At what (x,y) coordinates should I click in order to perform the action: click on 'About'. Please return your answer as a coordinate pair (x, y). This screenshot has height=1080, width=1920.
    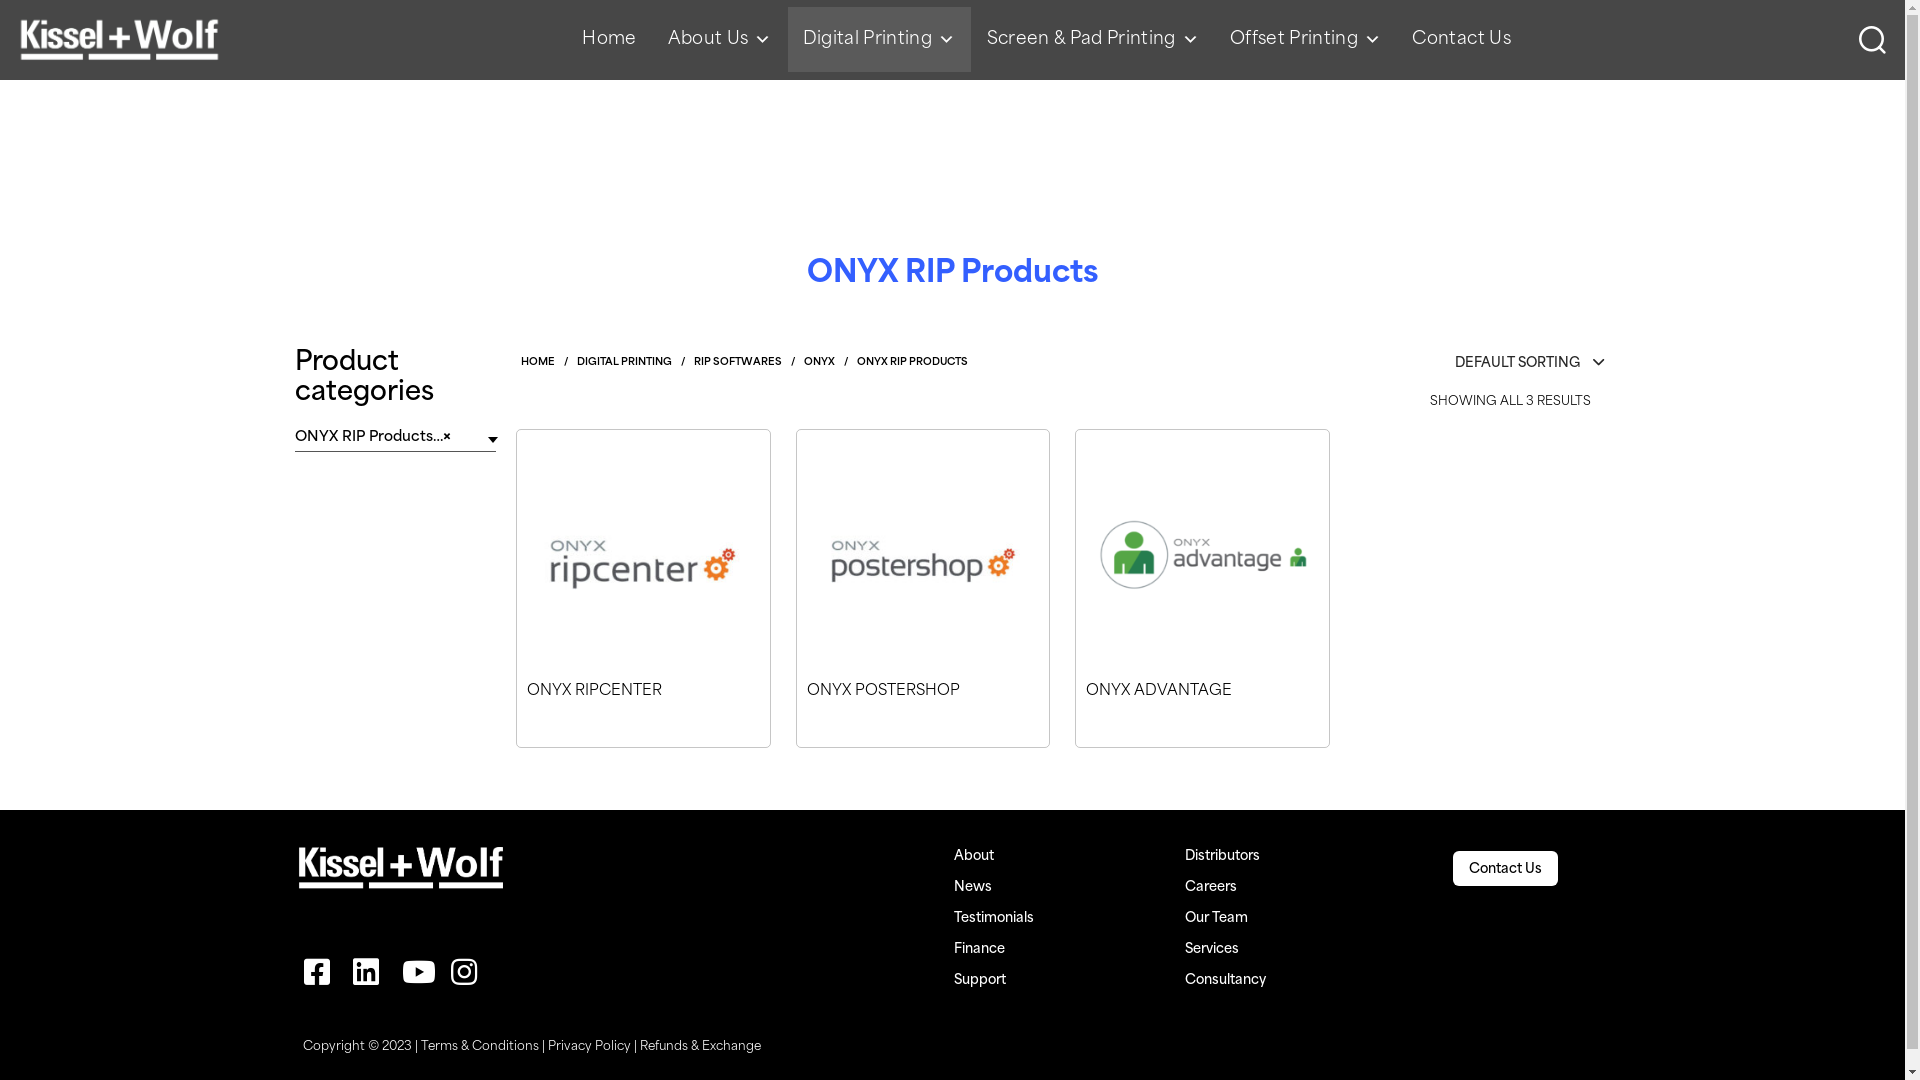
    Looking at the image, I should click on (953, 855).